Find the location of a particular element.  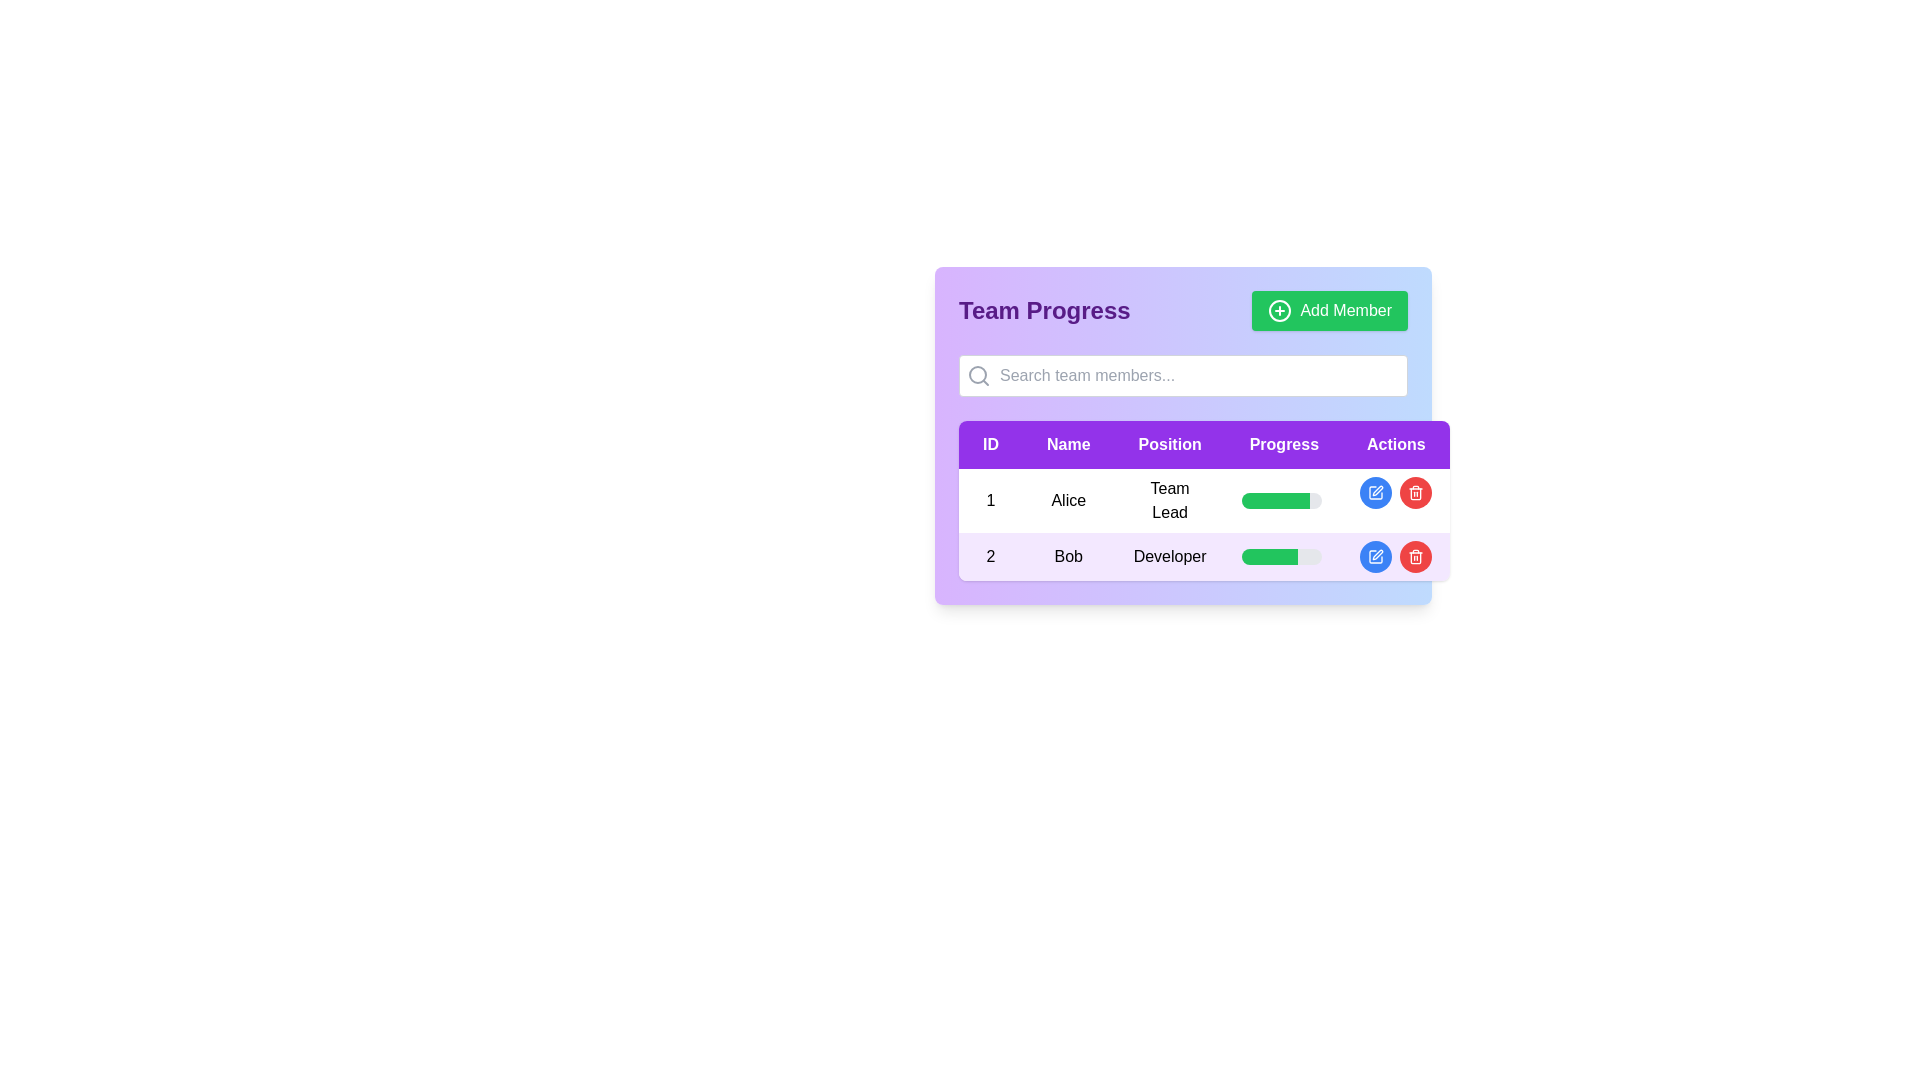

the red circular button with a white trash icon located in the 'Actions' column of the second row of the table within the 'Team Progress' panel is located at coordinates (1415, 493).